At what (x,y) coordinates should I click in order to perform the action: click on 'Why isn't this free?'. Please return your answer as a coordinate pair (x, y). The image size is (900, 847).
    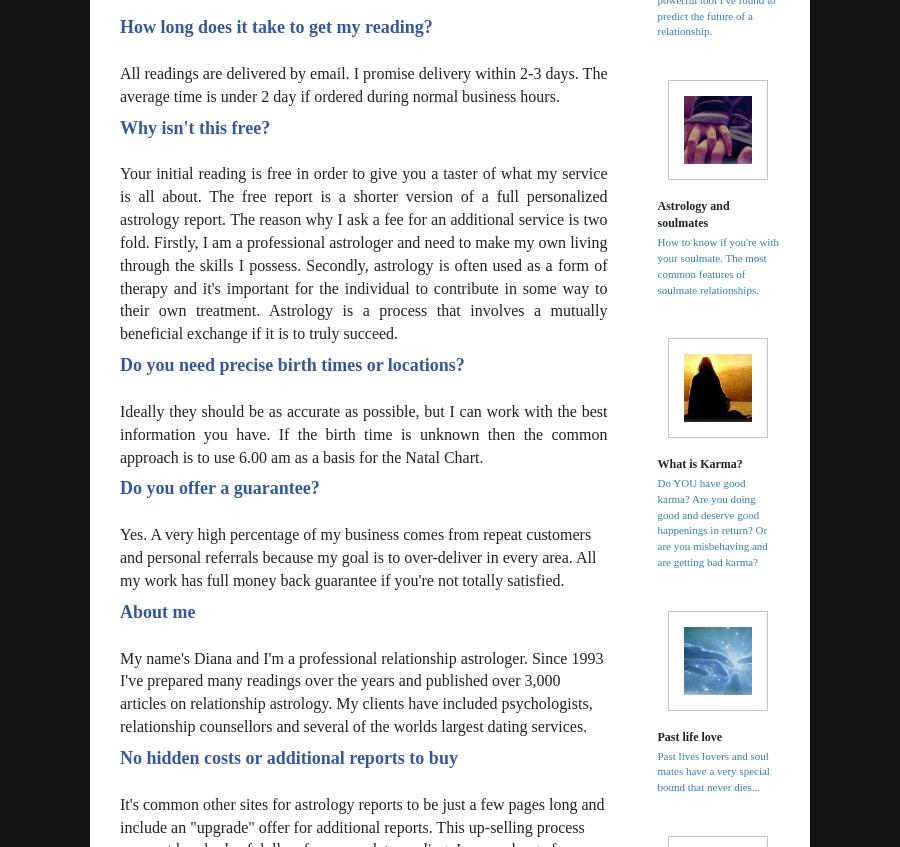
    Looking at the image, I should click on (195, 125).